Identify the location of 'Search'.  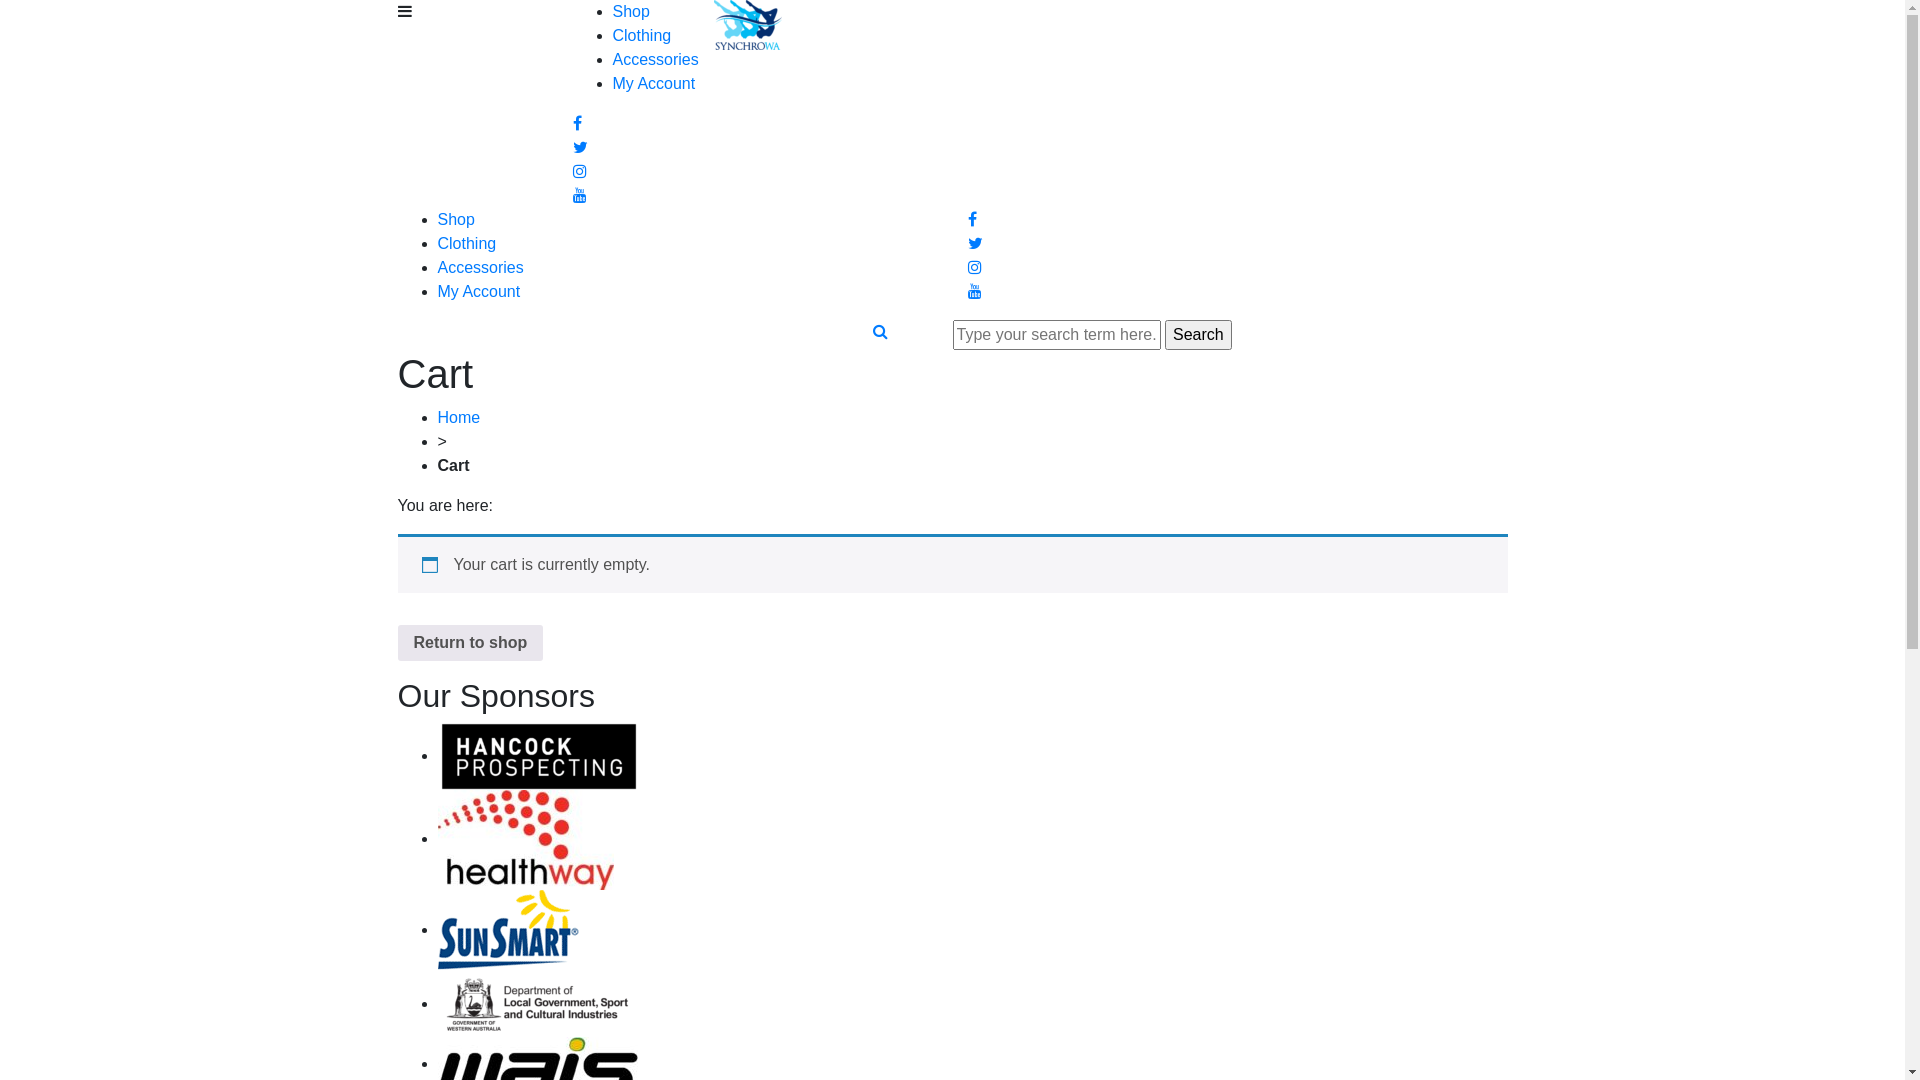
(1198, 334).